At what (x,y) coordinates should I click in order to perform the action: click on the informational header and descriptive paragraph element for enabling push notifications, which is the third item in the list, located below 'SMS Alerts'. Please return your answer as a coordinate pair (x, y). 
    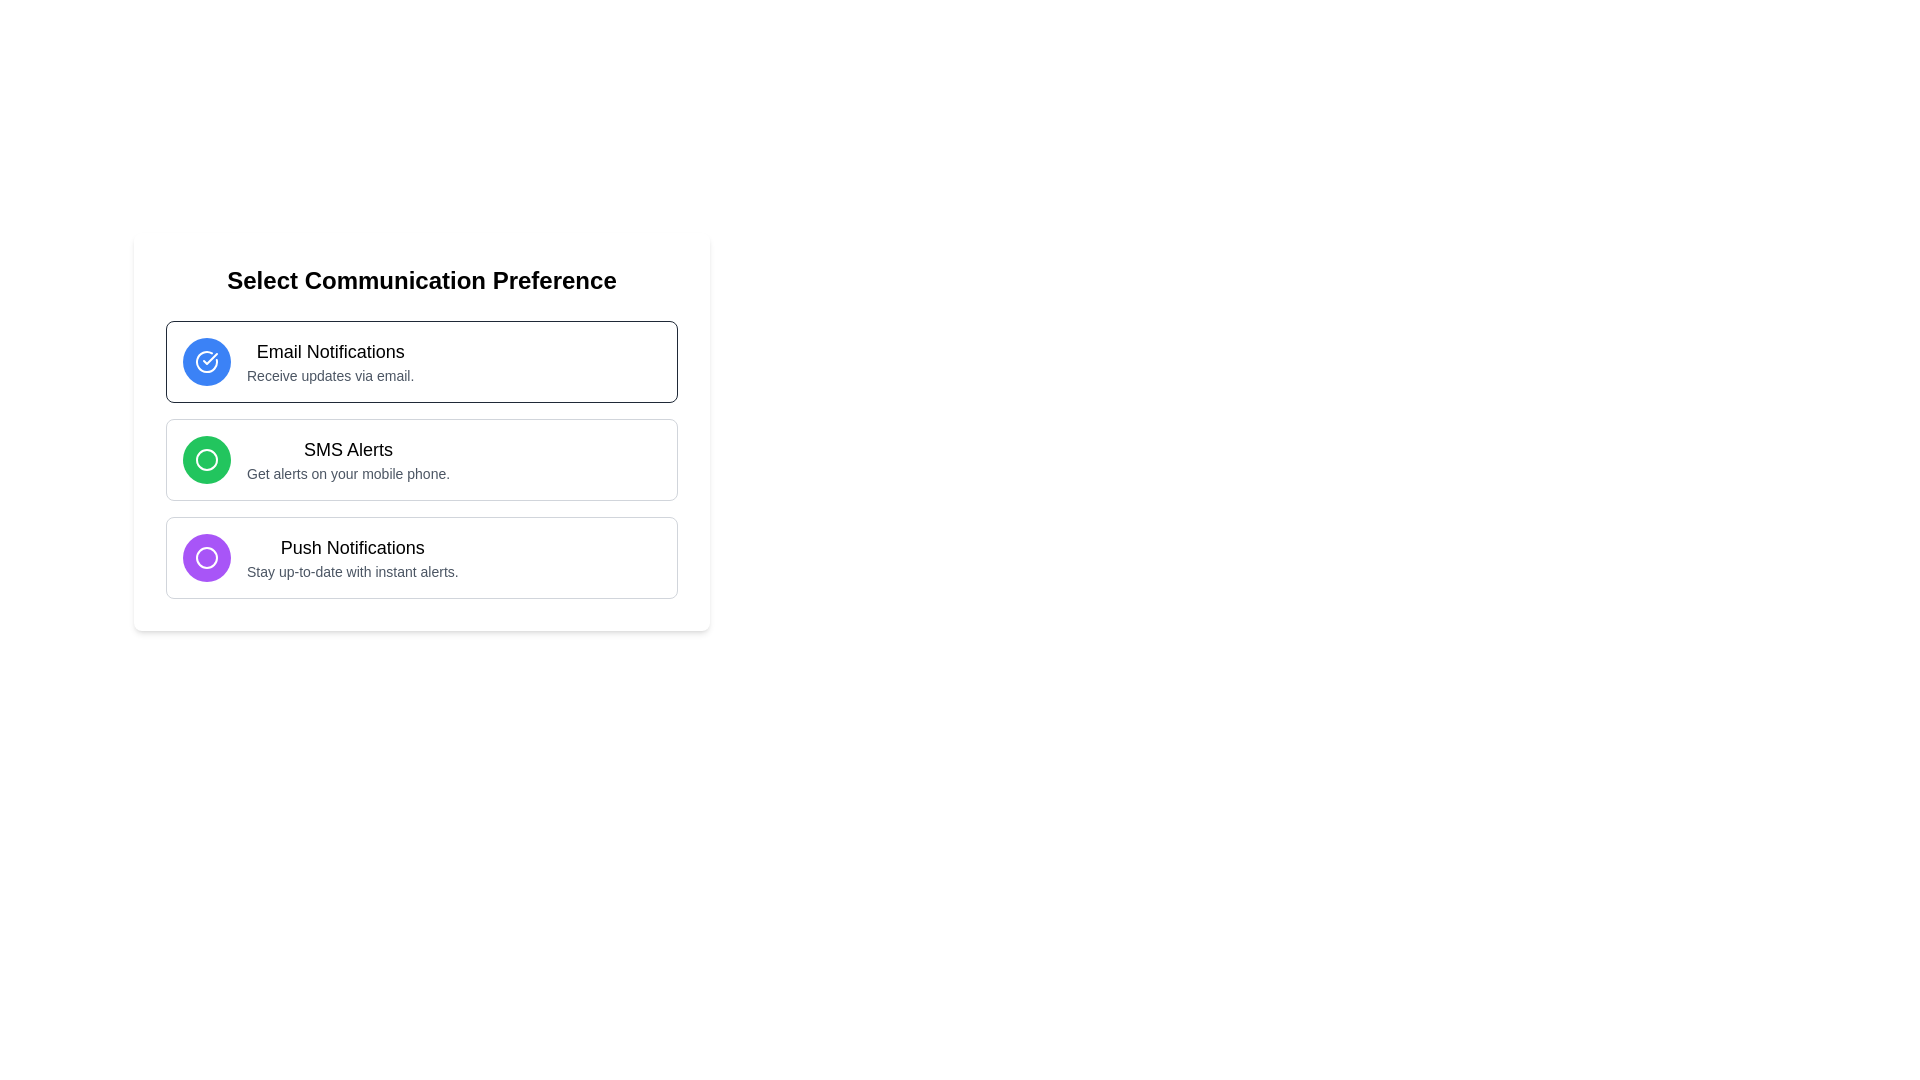
    Looking at the image, I should click on (352, 558).